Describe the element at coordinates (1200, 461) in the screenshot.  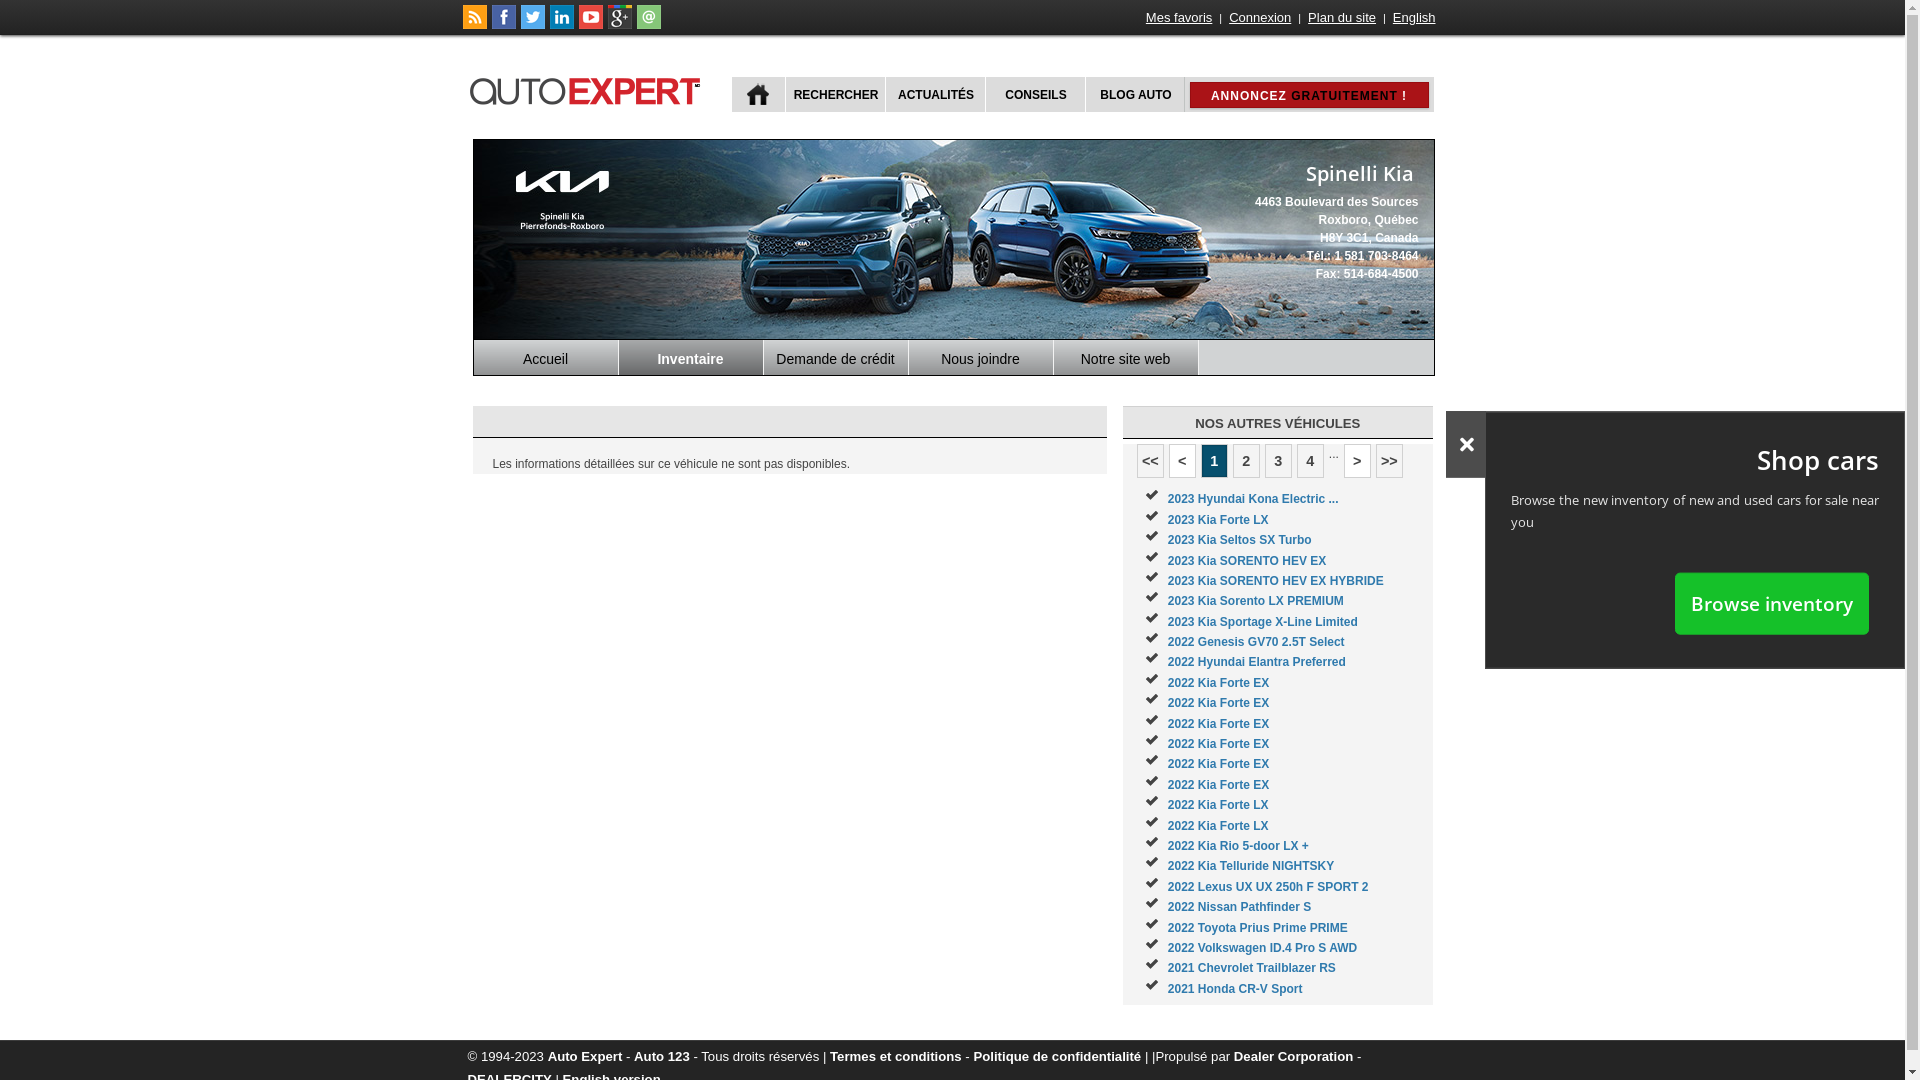
I see `'1'` at that location.